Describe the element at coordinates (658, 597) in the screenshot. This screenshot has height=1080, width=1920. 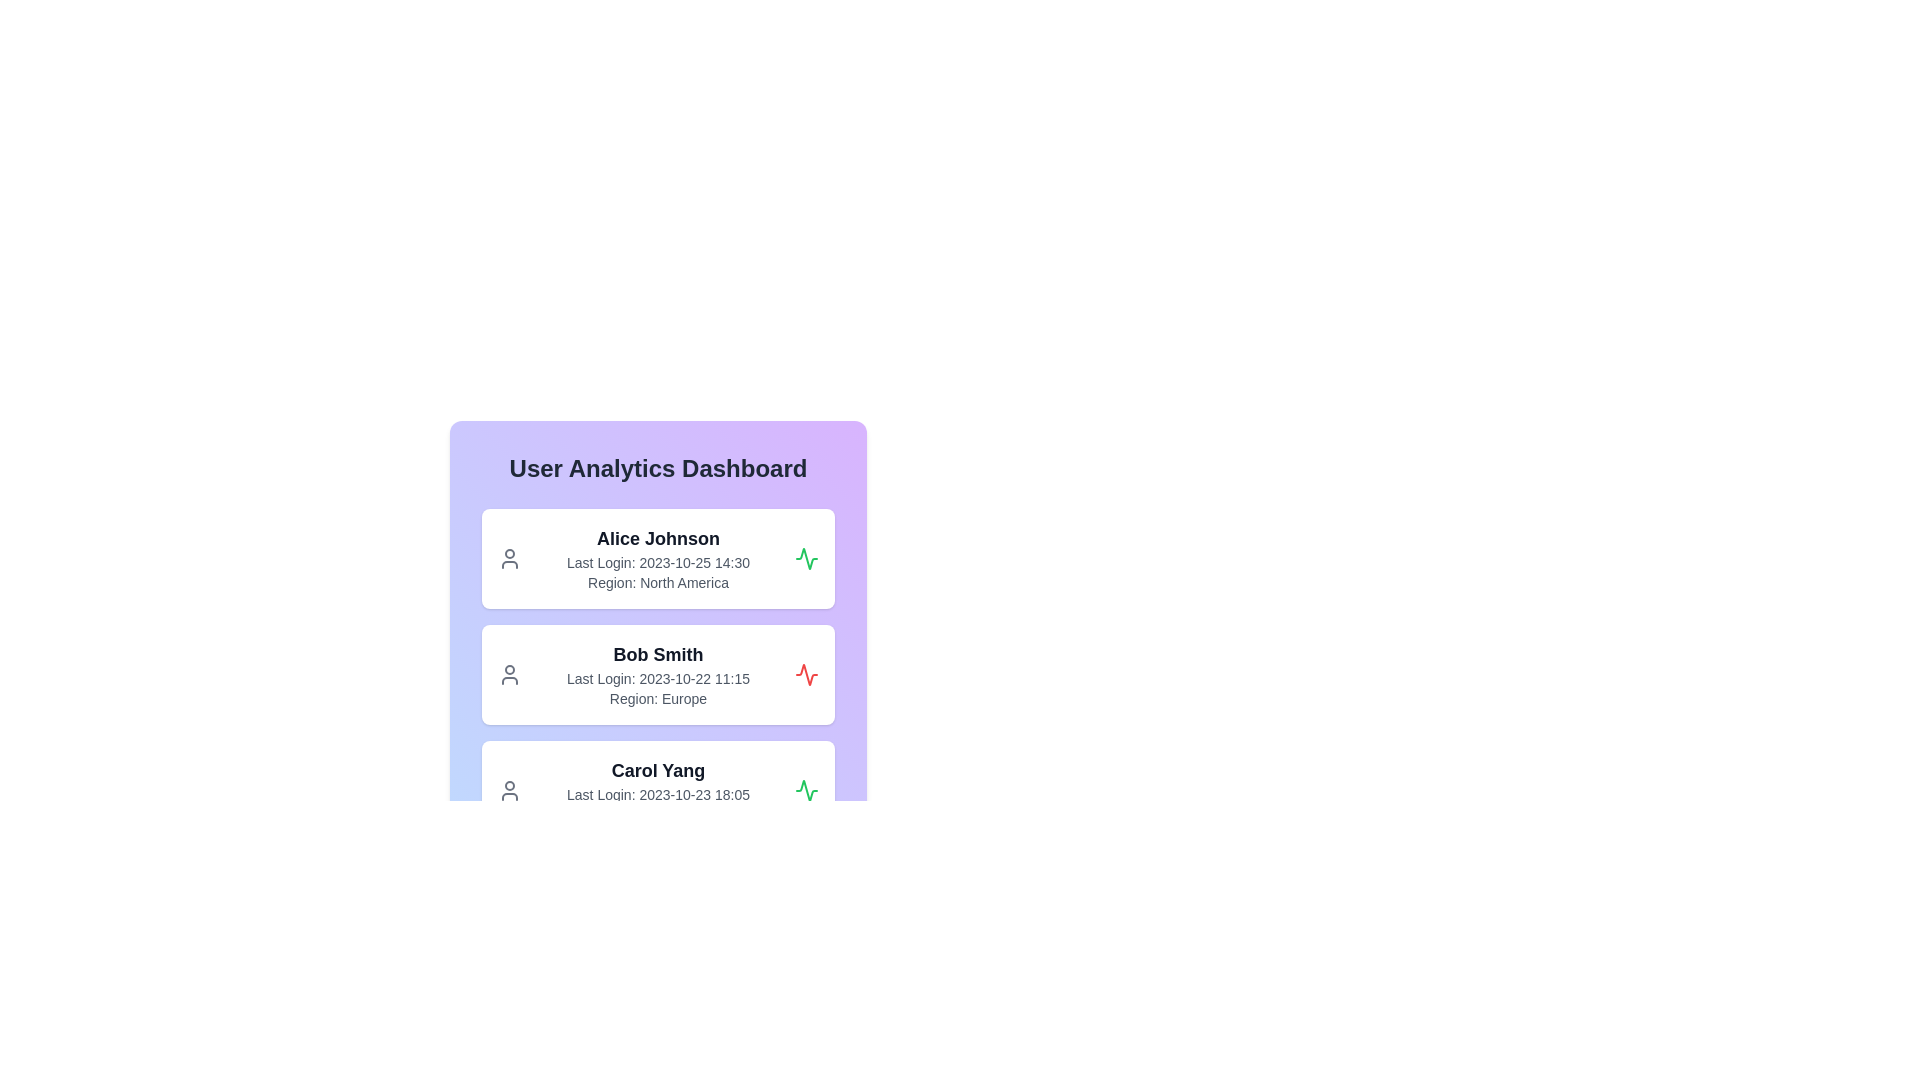
I see `the references within the Information display card that shows user 'Alice Johnson', which includes details like 'Last Login' and 'Region'` at that location.